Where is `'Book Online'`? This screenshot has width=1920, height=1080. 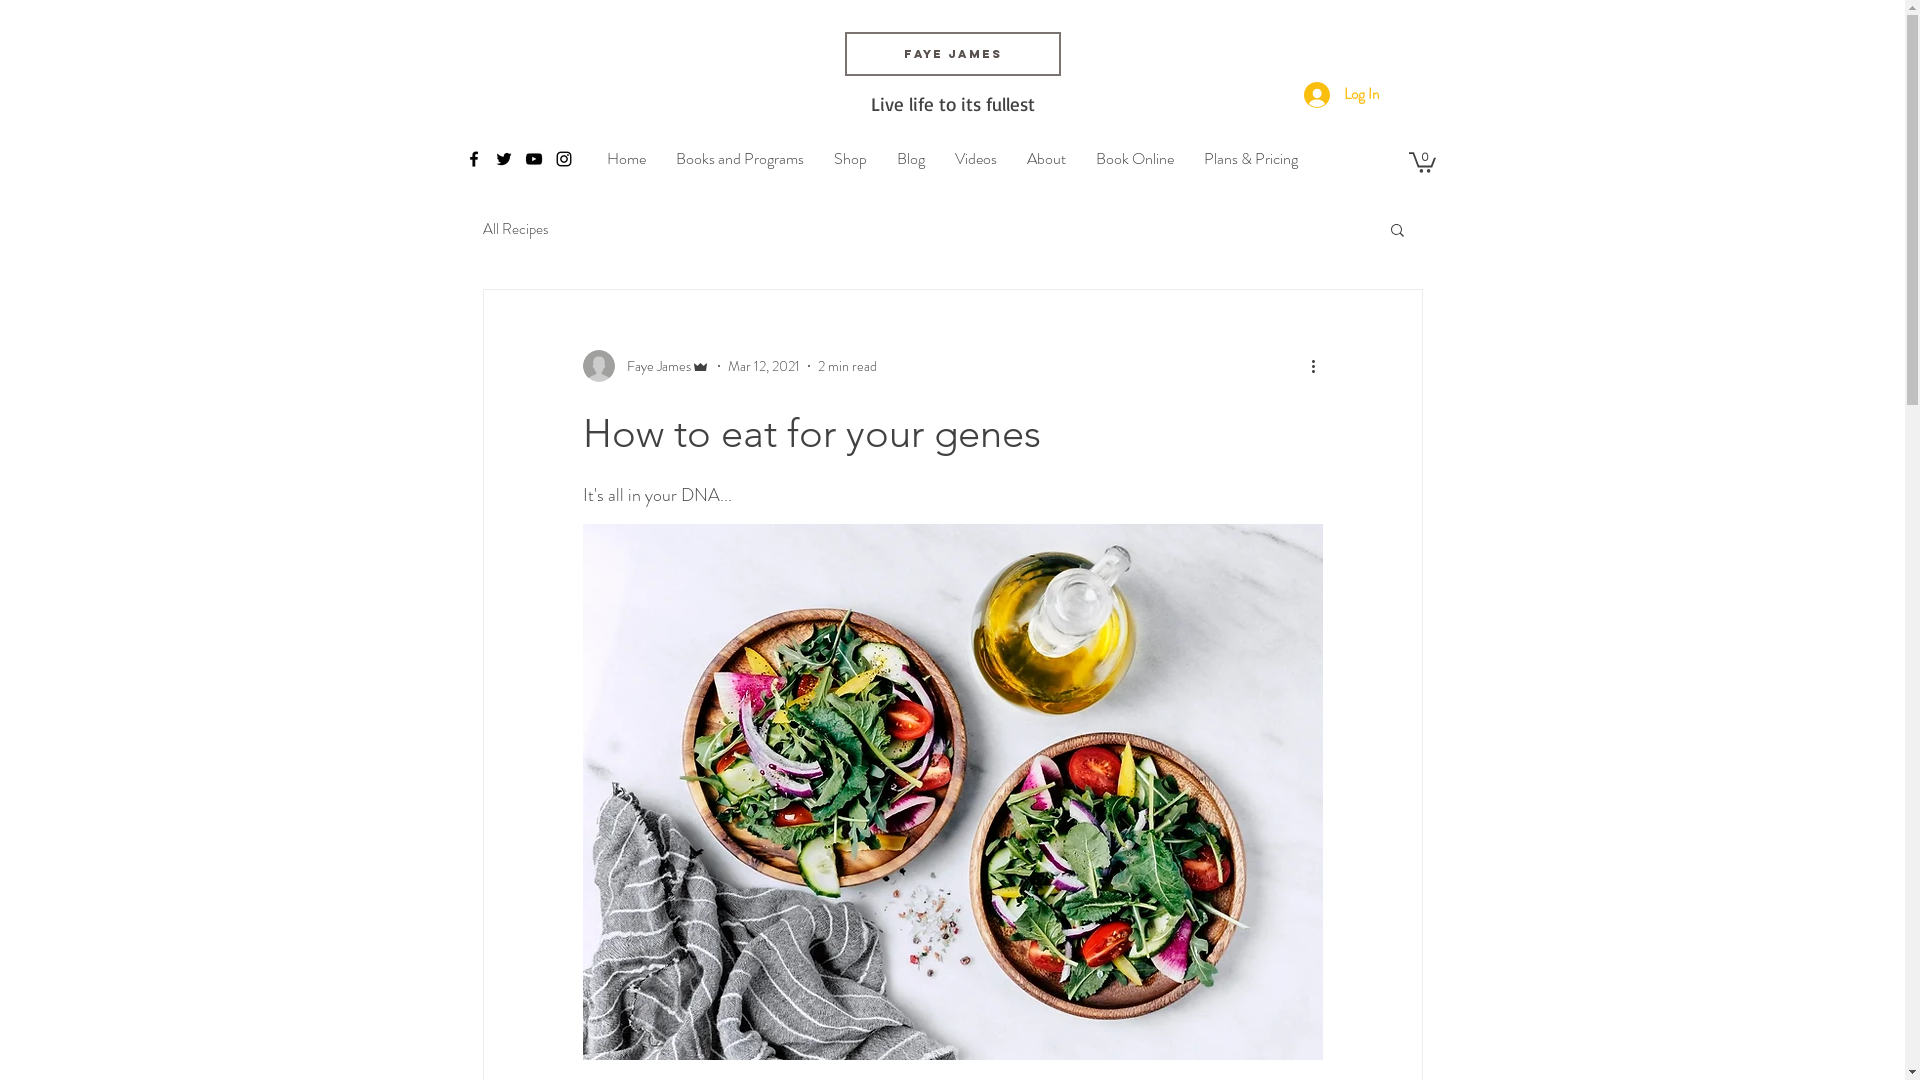 'Book Online' is located at coordinates (1079, 157).